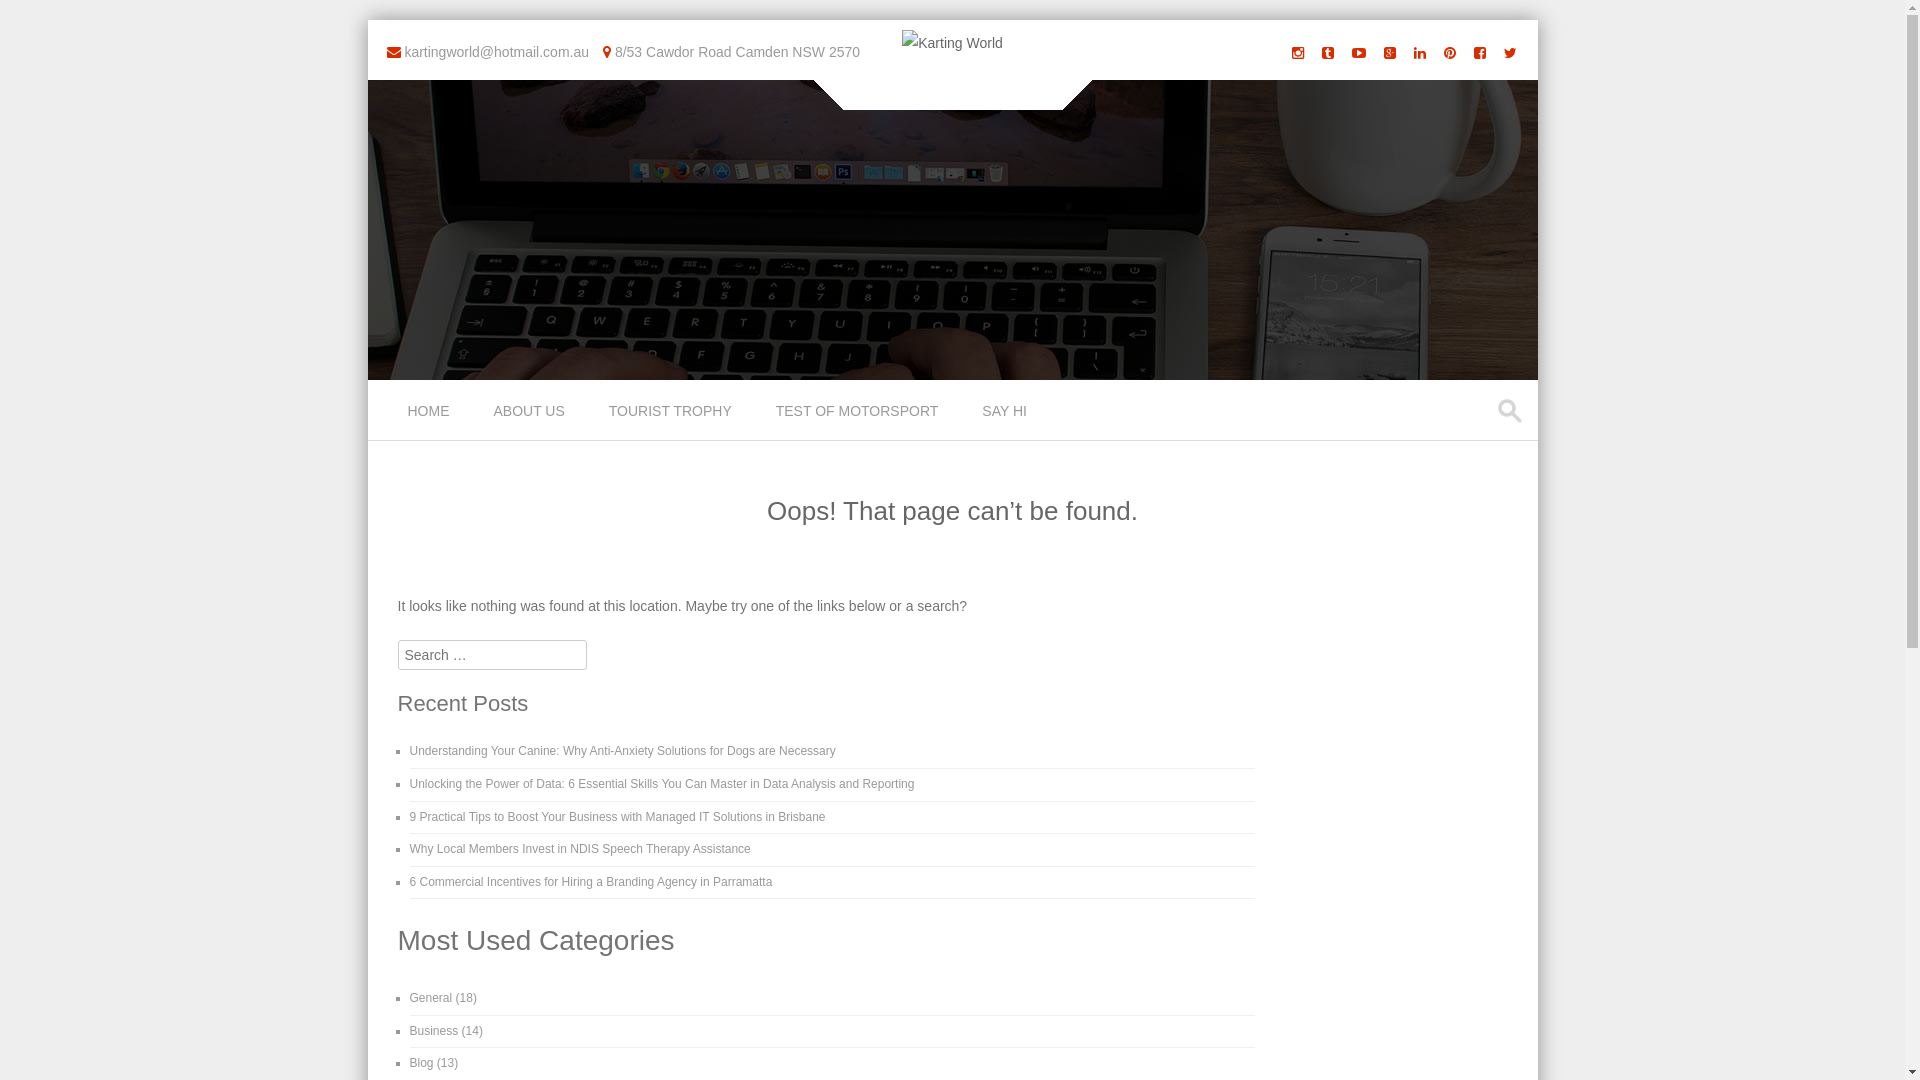 The image size is (1920, 1080). What do you see at coordinates (531, 408) in the screenshot?
I see `'ABOUT US'` at bounding box center [531, 408].